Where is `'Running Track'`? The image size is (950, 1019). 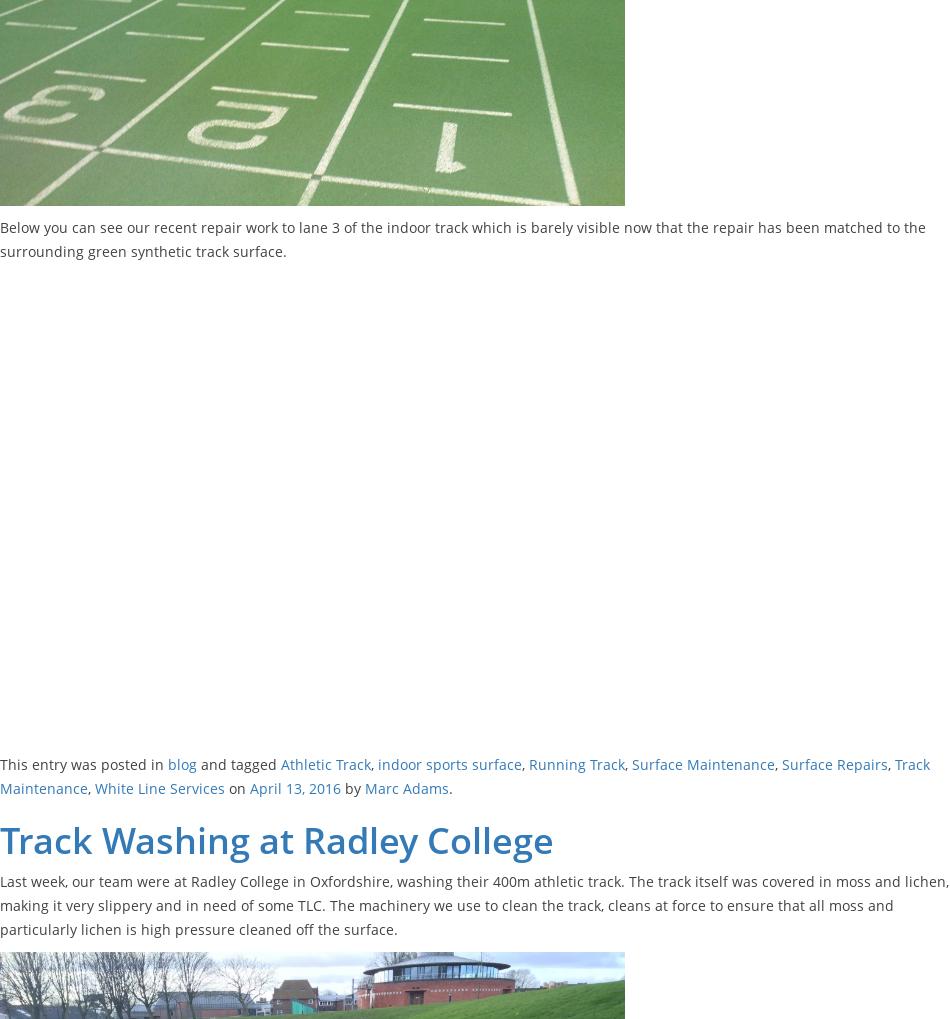
'Running Track' is located at coordinates (528, 762).